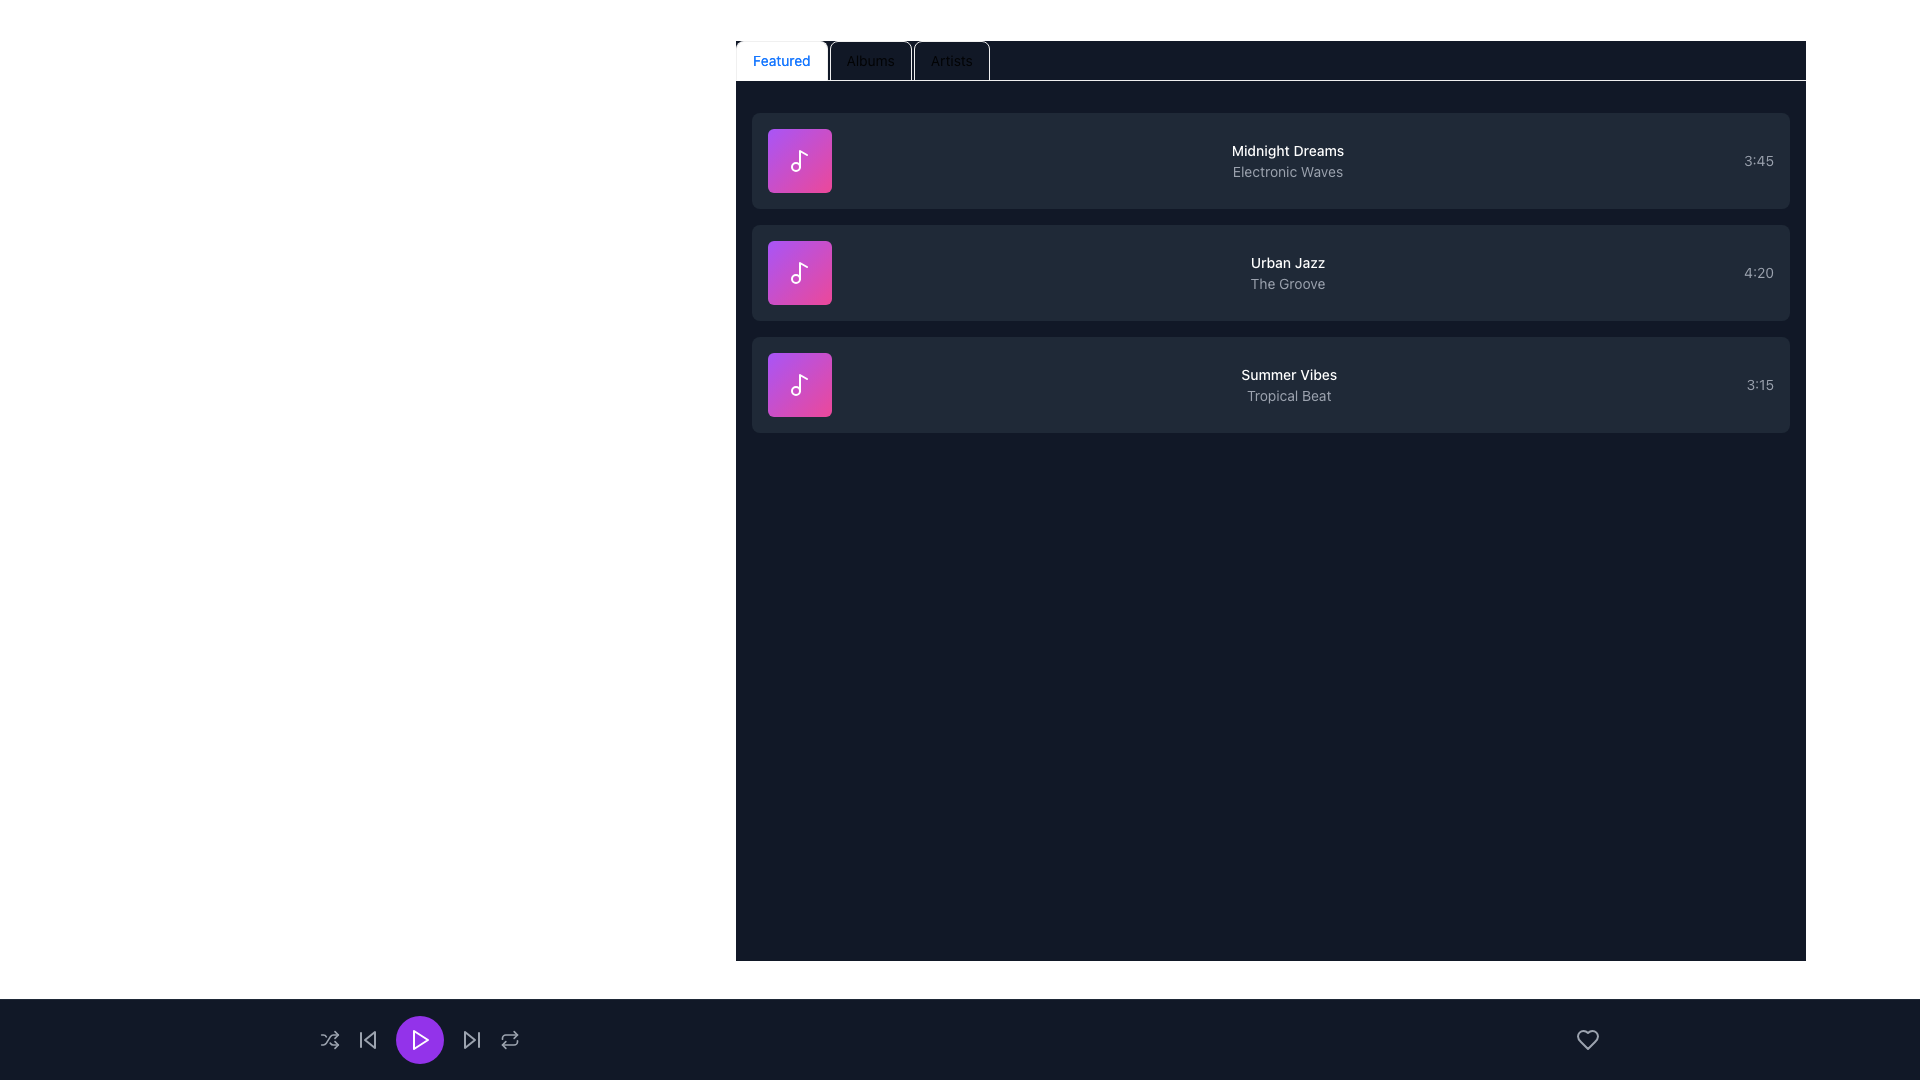 The height and width of the screenshot is (1080, 1920). Describe the element at coordinates (800, 385) in the screenshot. I see `the decorative music icon inside a rounded box, which represents a music-related item in the vertical list of music tracks` at that location.